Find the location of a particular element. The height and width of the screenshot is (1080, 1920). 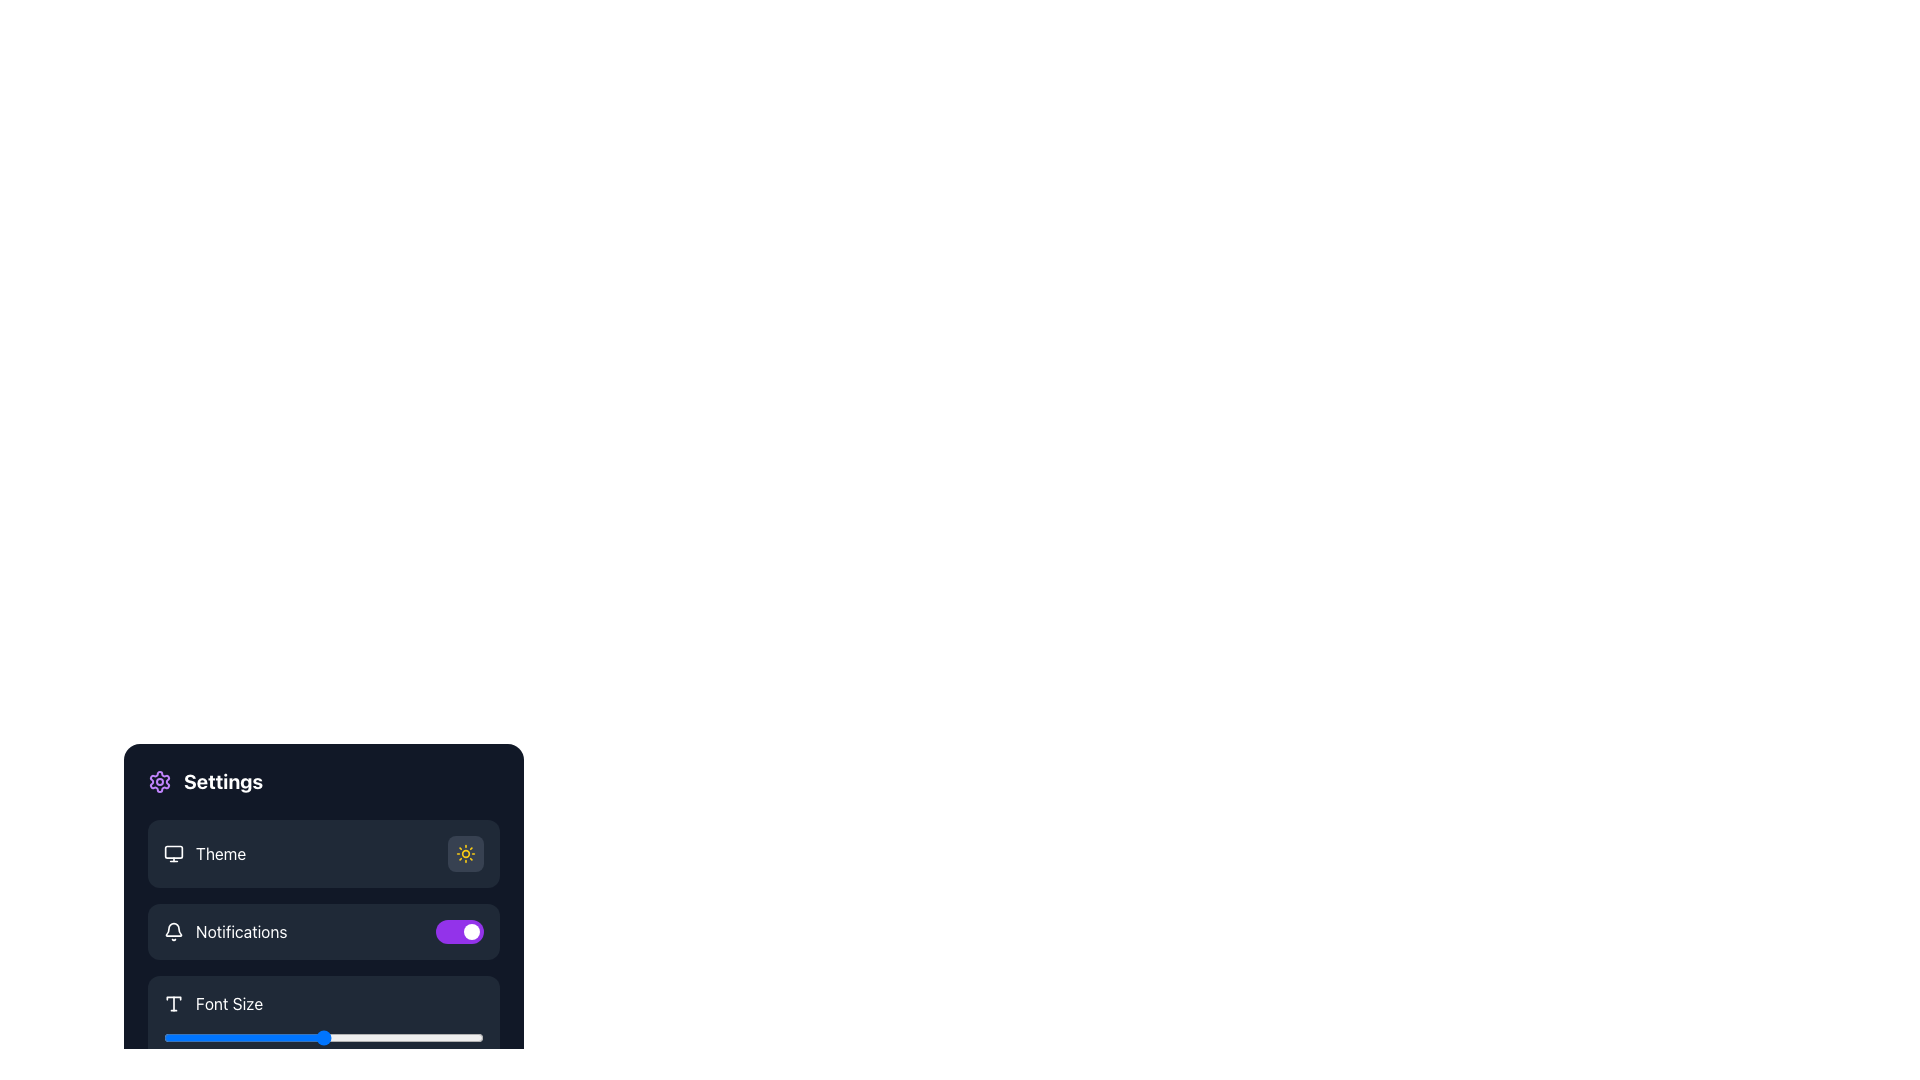

the font size is located at coordinates (208, 1036).